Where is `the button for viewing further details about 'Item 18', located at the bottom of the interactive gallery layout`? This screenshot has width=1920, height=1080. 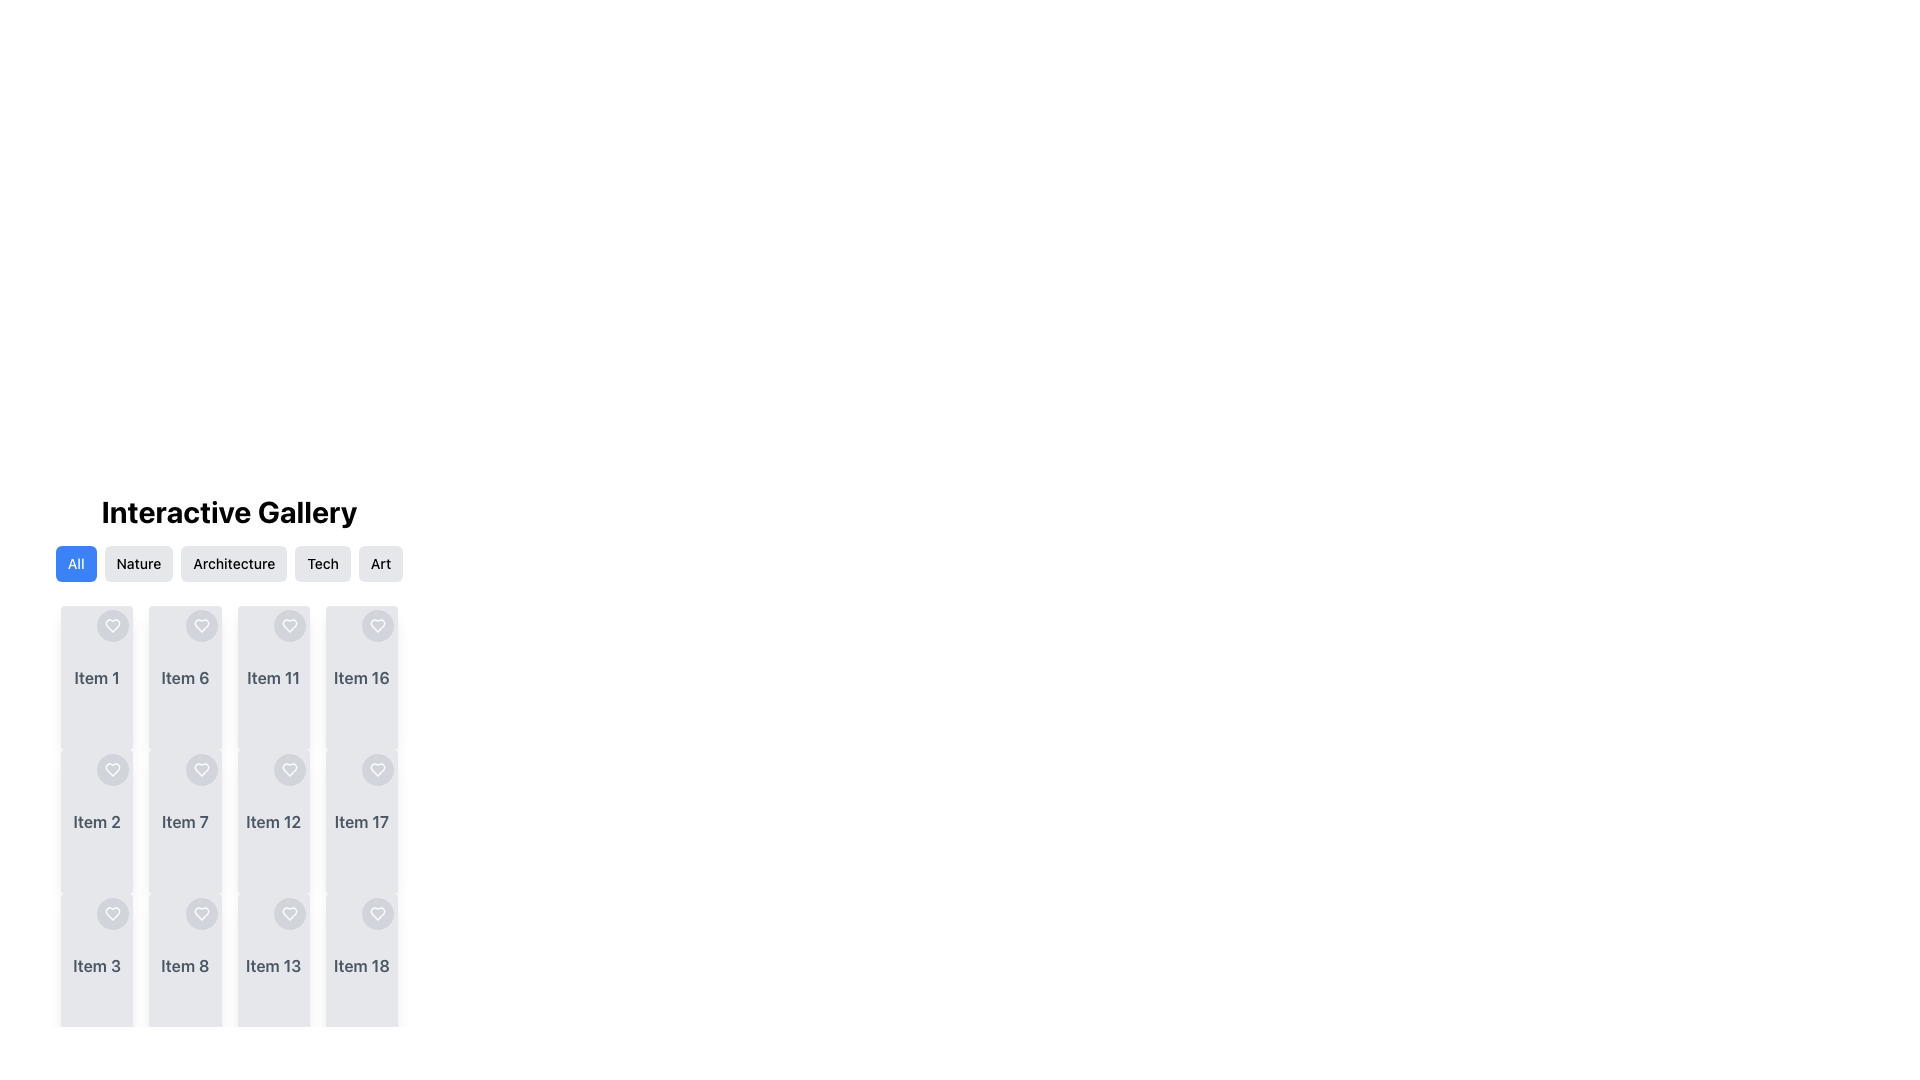
the button for viewing further details about 'Item 18', located at the bottom of the interactive gallery layout is located at coordinates (370, 964).